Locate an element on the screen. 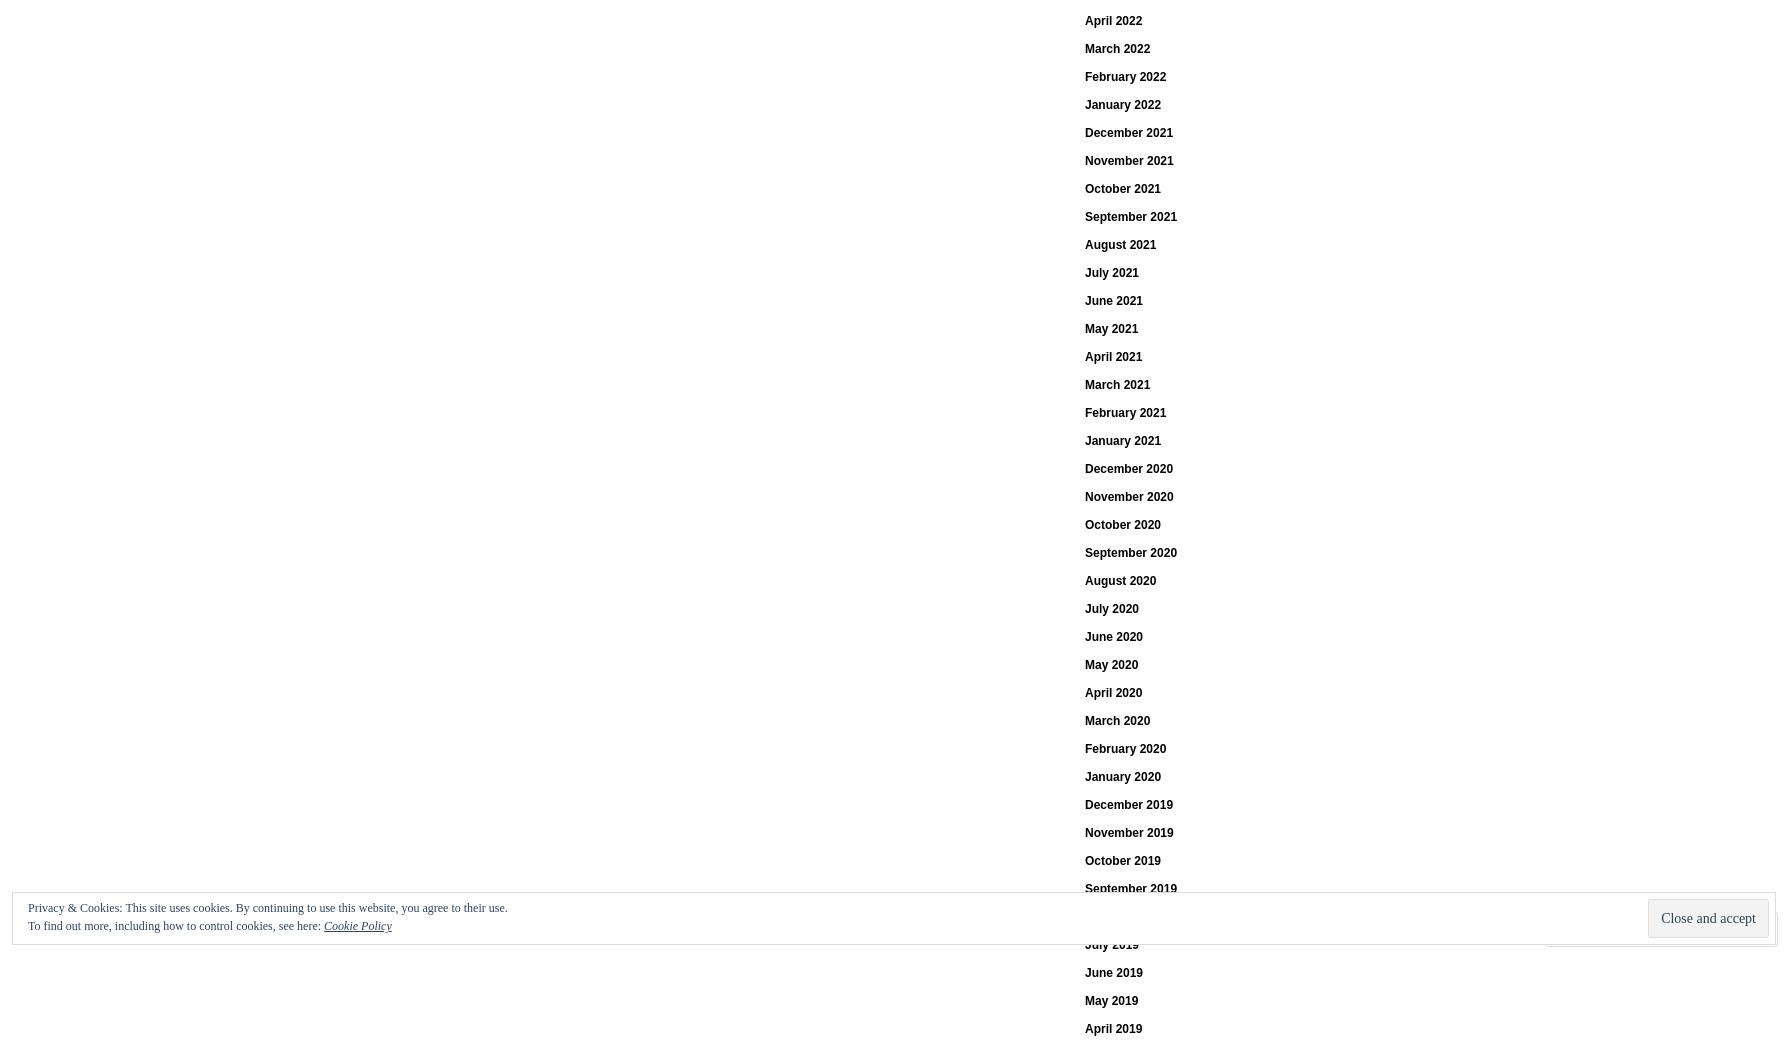  'Comment' is located at coordinates (1581, 928).